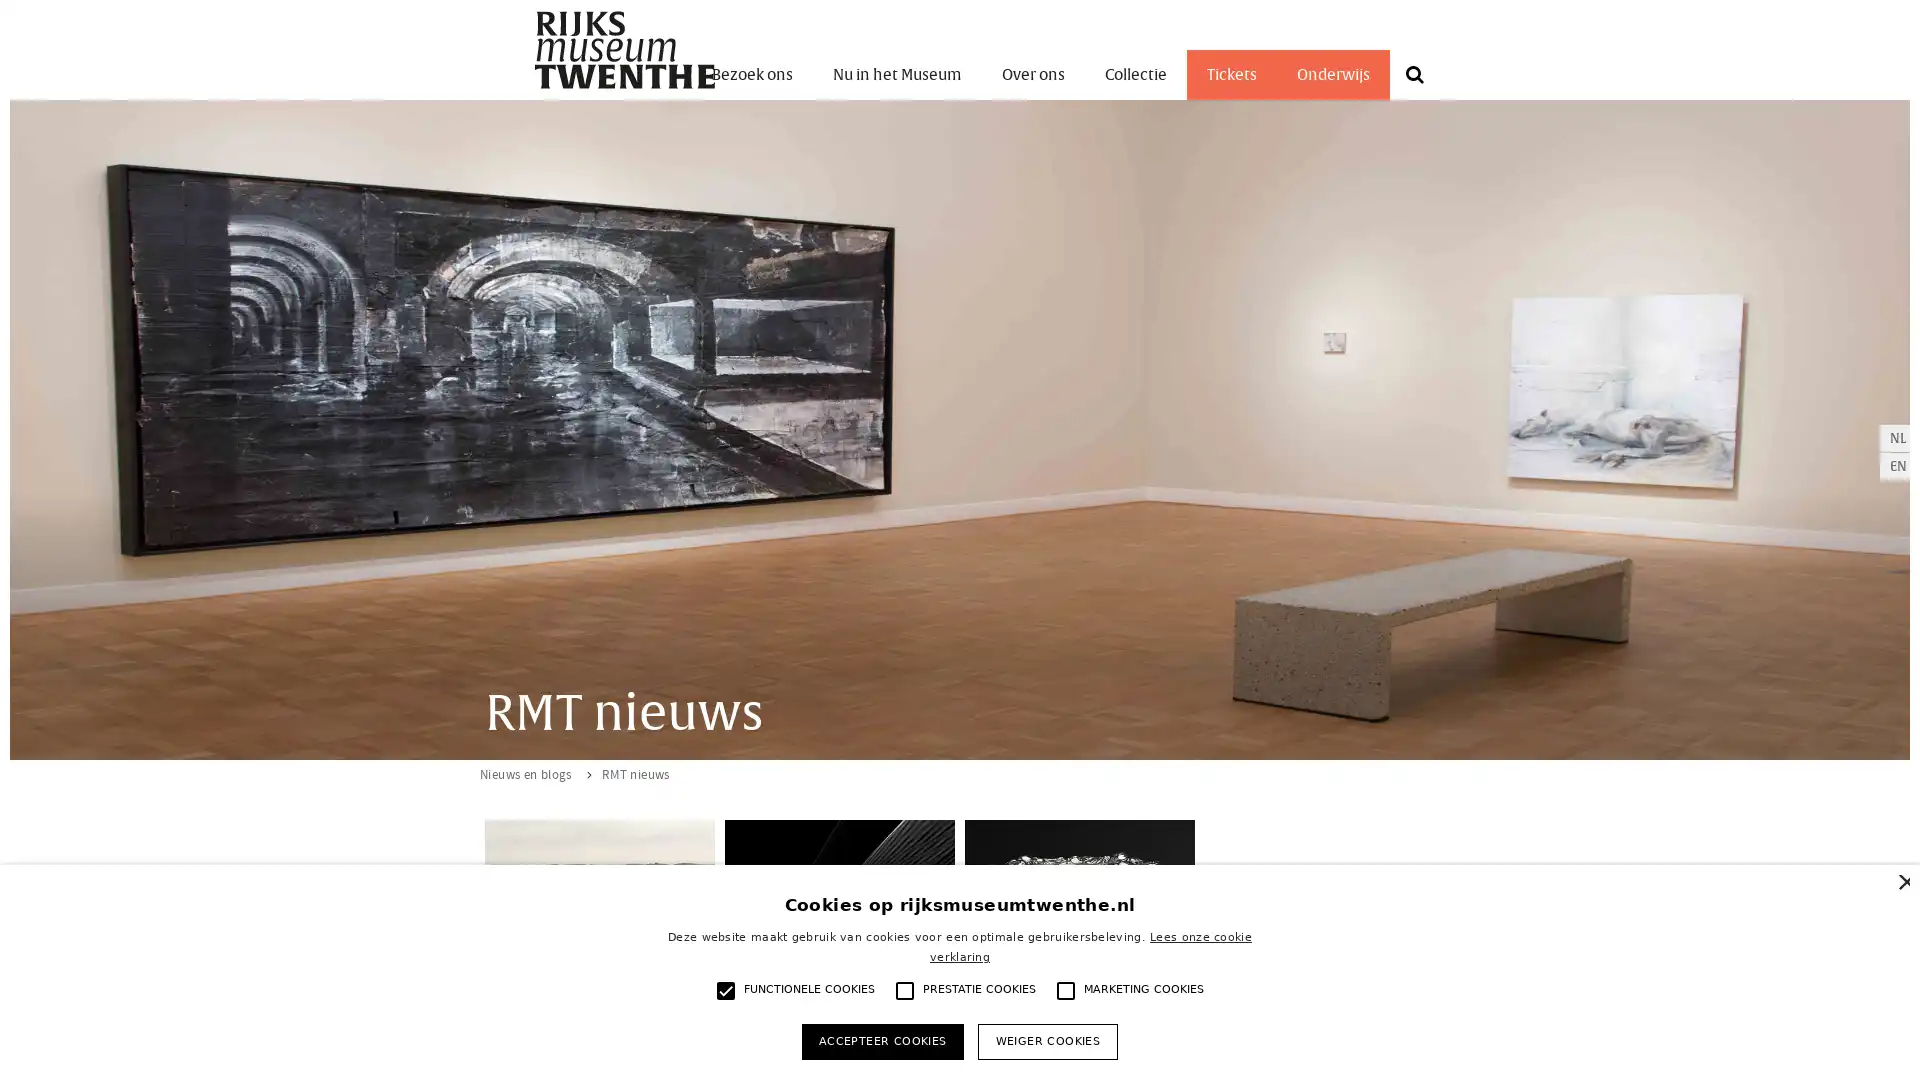 Image resolution: width=1920 pixels, height=1080 pixels. I want to click on ACCEPTEER COOKIES, so click(881, 1040).